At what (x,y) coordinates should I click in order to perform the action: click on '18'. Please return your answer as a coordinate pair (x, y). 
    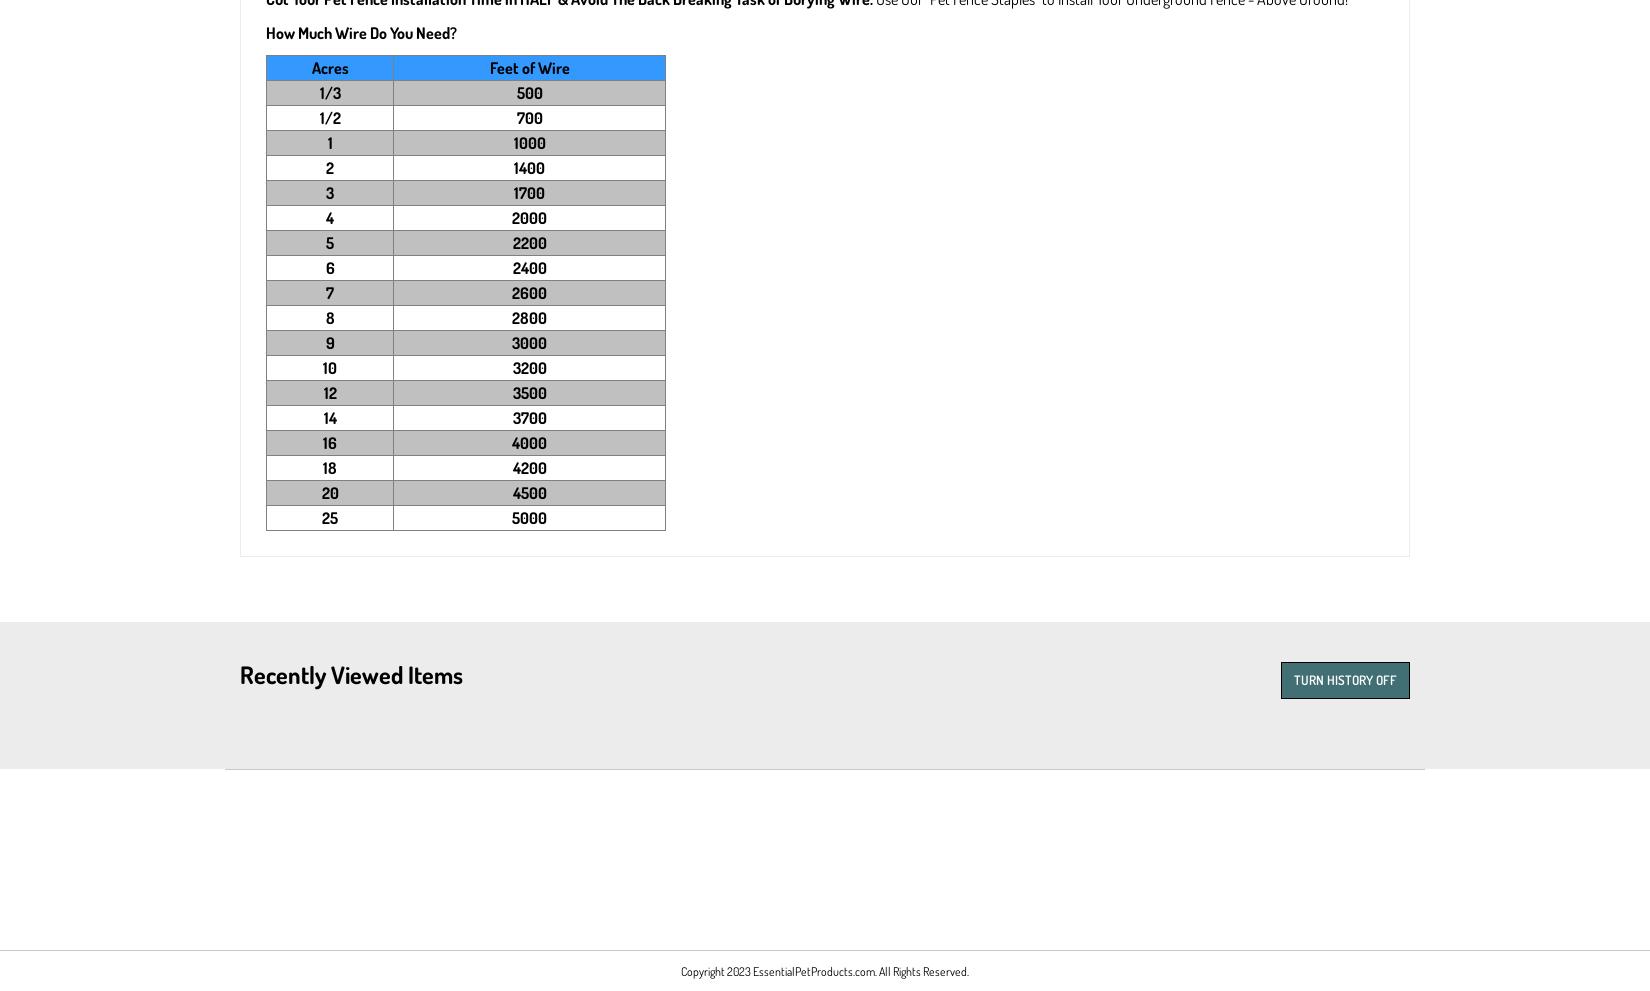
    Looking at the image, I should click on (323, 467).